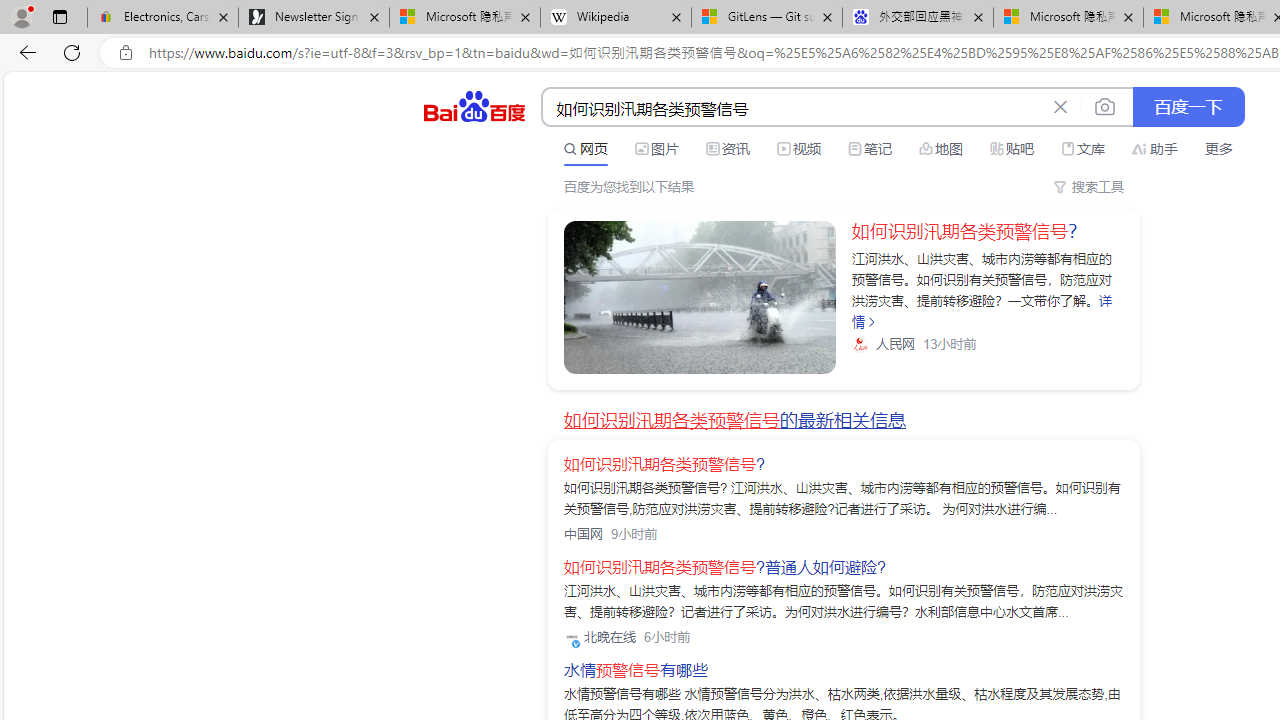 Image resolution: width=1280 pixels, height=720 pixels. I want to click on 'Class: sc-link _link_kwqvb_2 -v-color-primary block', so click(700, 297).